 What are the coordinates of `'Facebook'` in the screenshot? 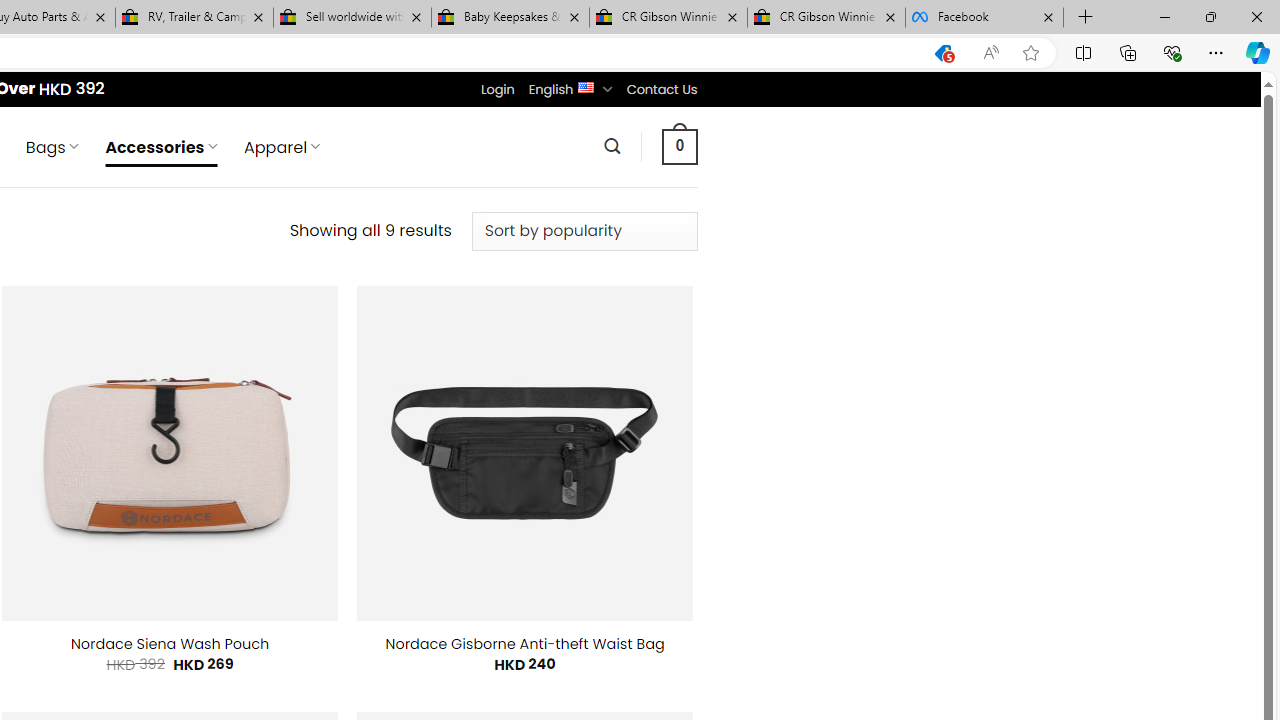 It's located at (984, 17).